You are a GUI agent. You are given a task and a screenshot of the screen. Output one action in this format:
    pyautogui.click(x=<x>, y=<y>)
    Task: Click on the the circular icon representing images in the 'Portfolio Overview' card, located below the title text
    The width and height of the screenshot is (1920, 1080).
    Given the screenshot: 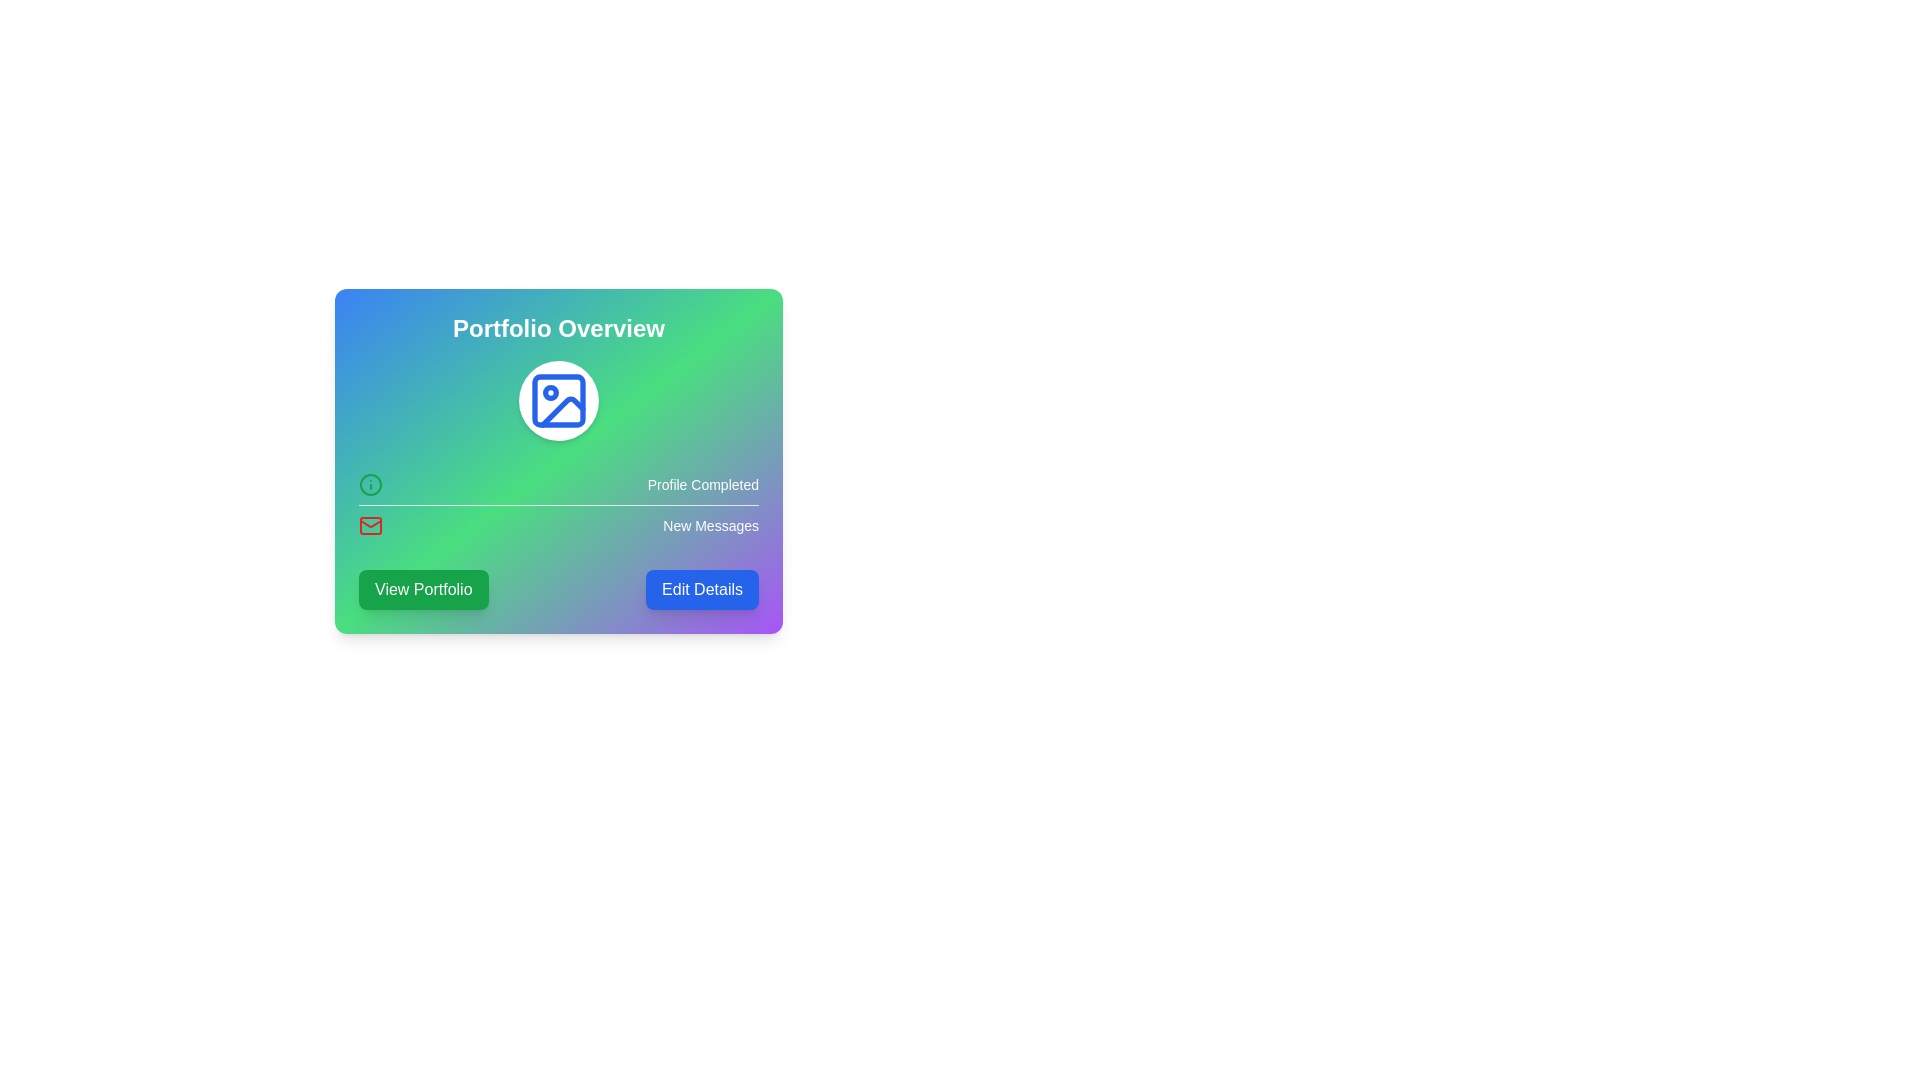 What is the action you would take?
    pyautogui.click(x=558, y=401)
    